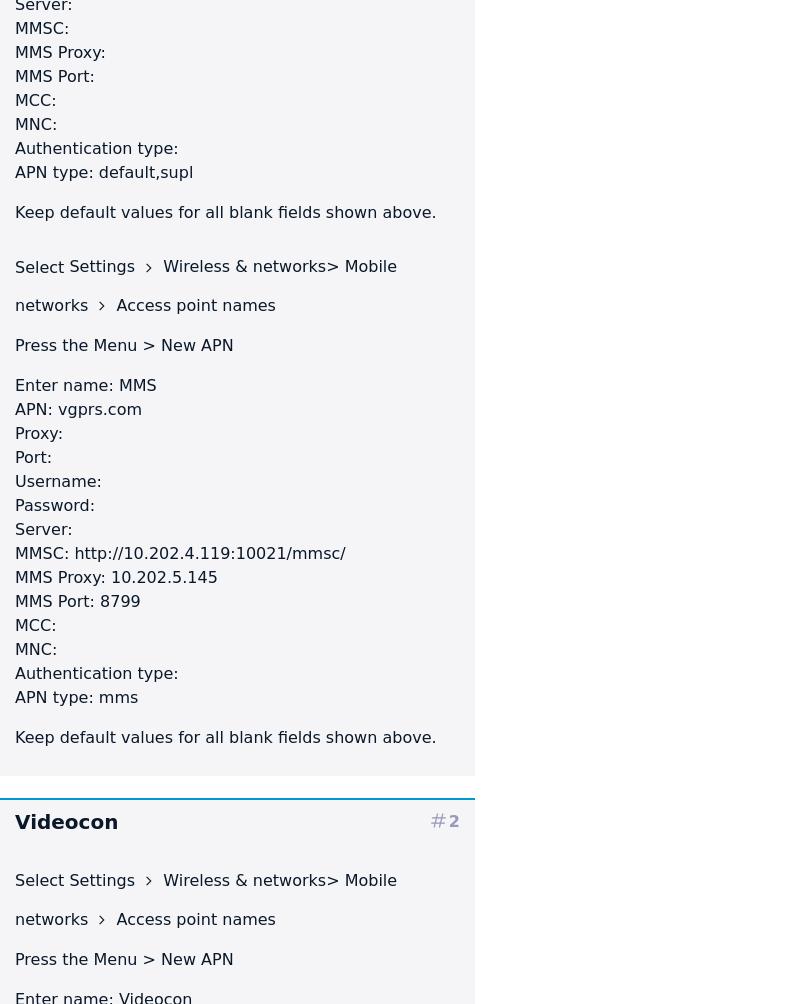  What do you see at coordinates (160, 577) in the screenshot?
I see `'10.202.5.145'` at bounding box center [160, 577].